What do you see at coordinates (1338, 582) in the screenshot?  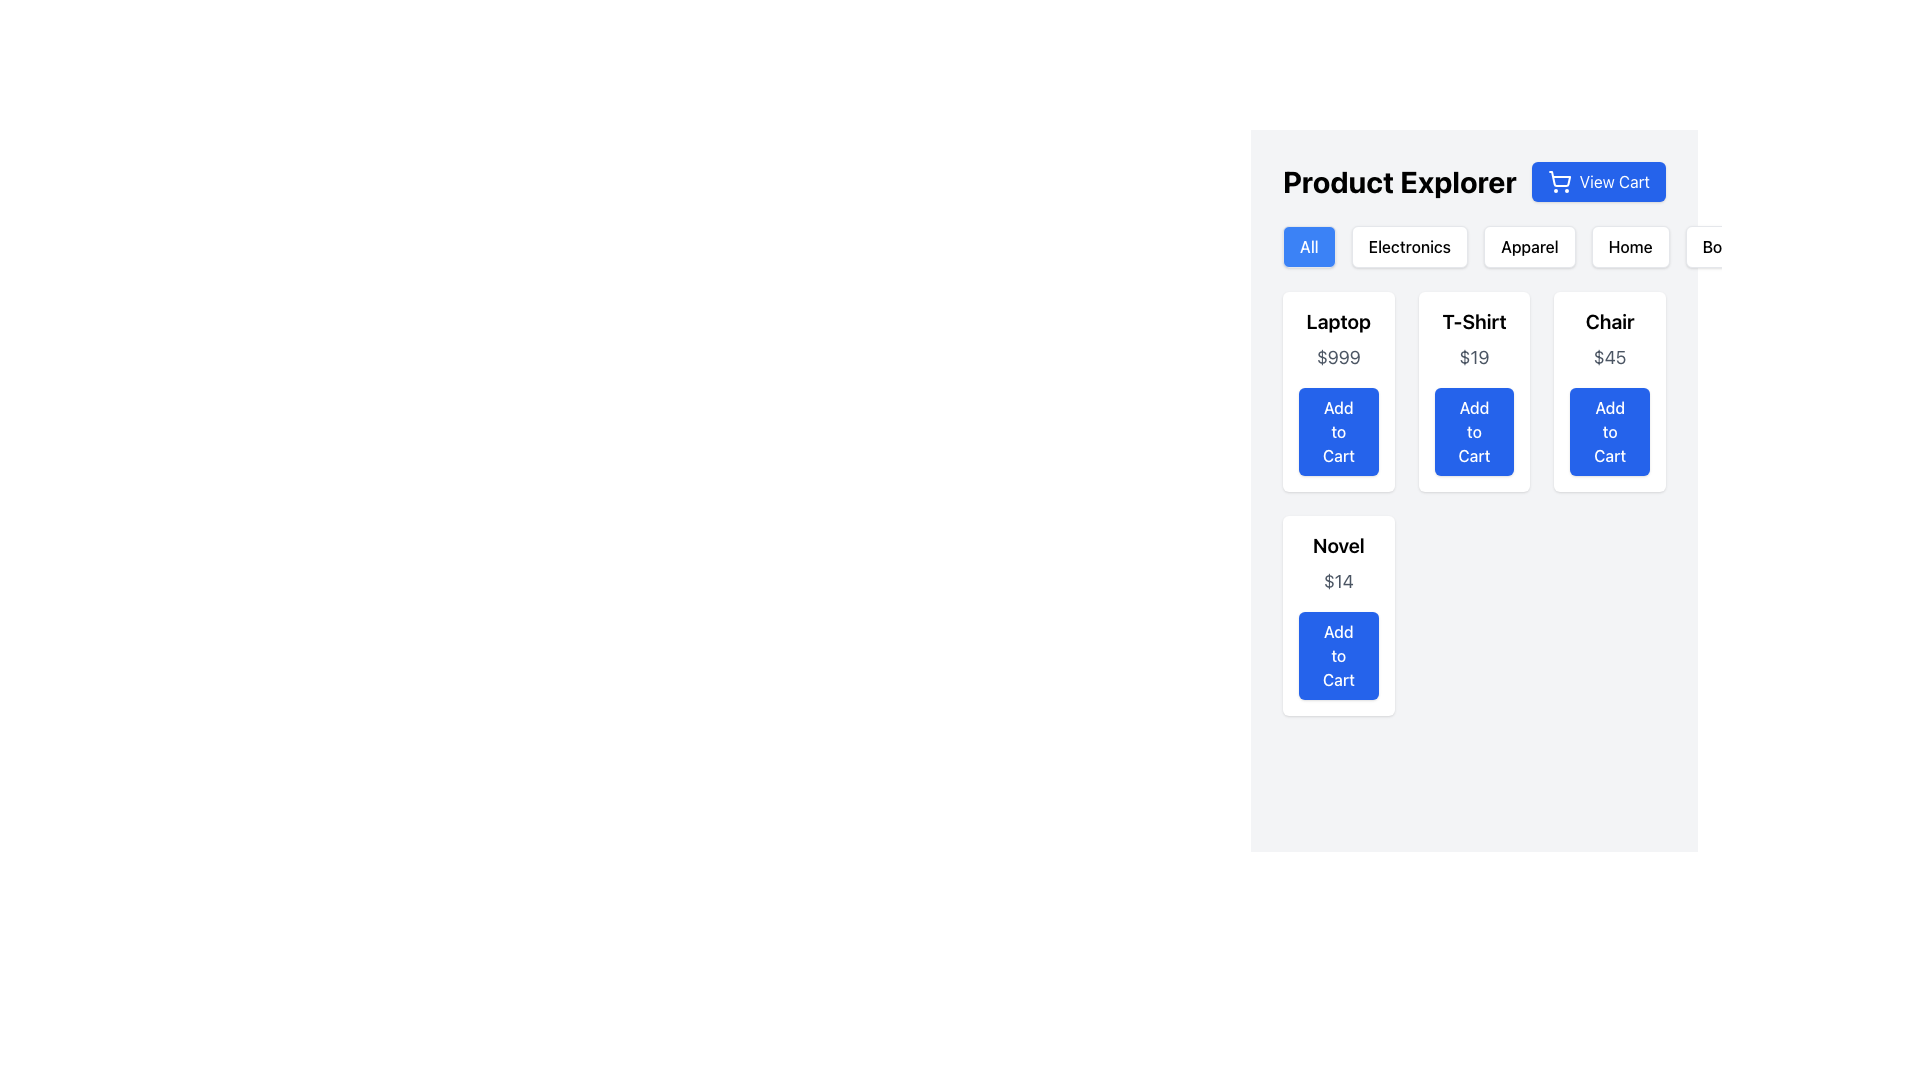 I see `the text label displaying the price '$14' in light gray color, positioned below the title 'Novel' and above the 'Add to Cart' button` at bounding box center [1338, 582].